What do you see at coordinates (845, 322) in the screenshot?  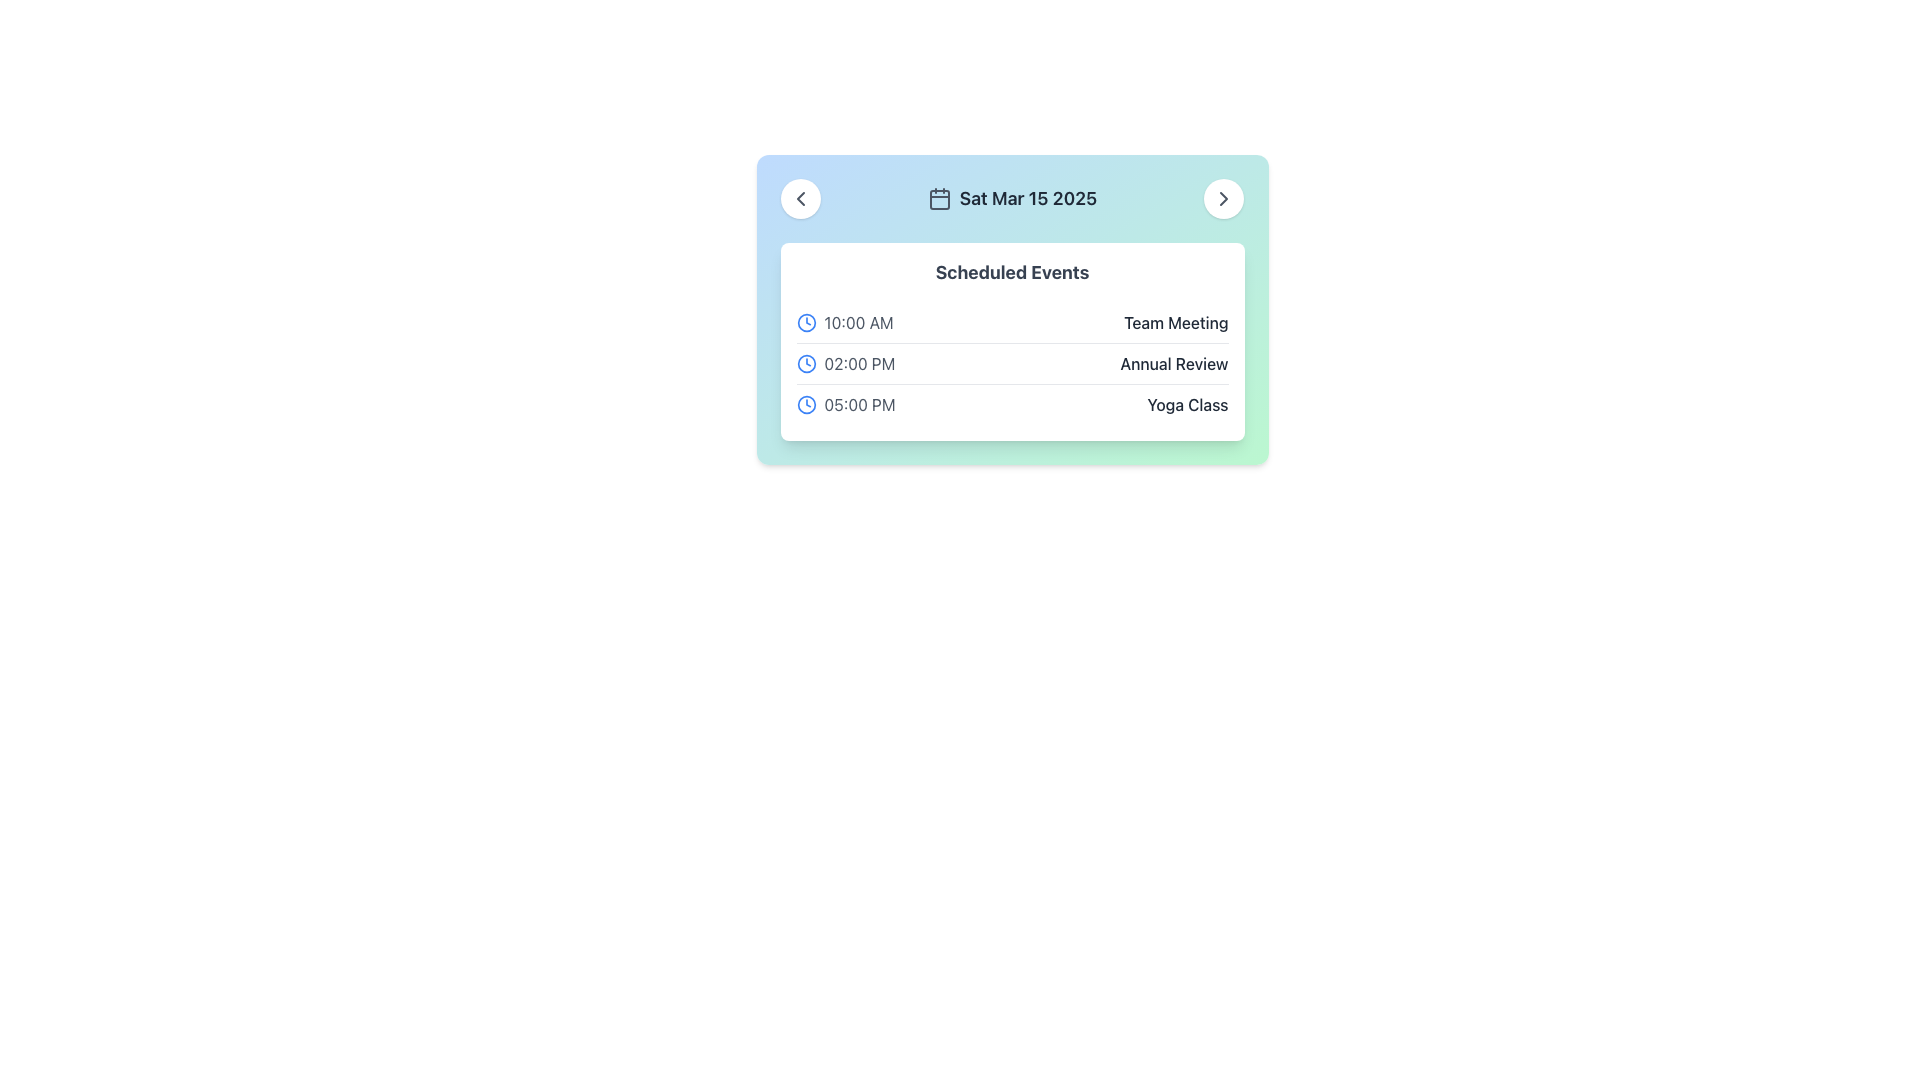 I see `the Time Display with Icon that shows '10:00 AM' next to a blue outlined clock icon, which is the first element in the list of scheduled events` at bounding box center [845, 322].